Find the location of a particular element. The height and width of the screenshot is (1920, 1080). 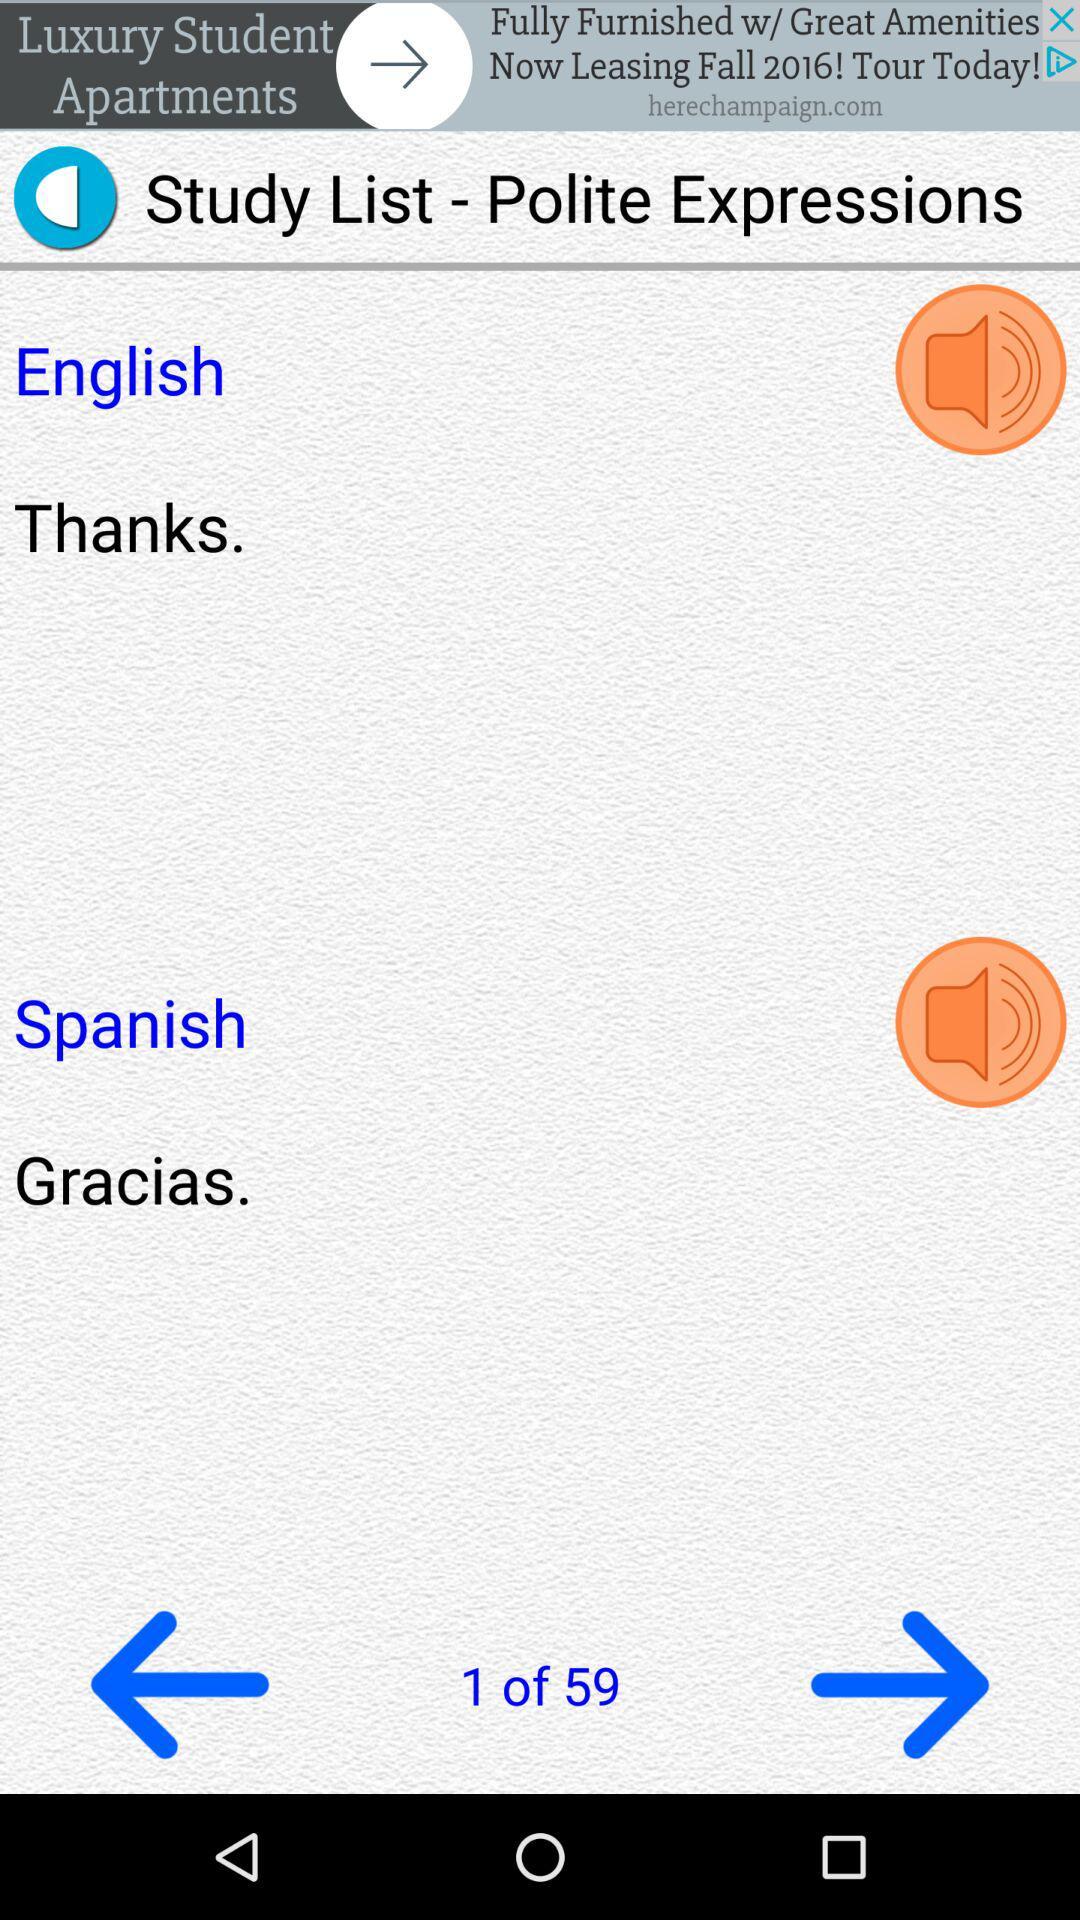

sound is located at coordinates (979, 369).